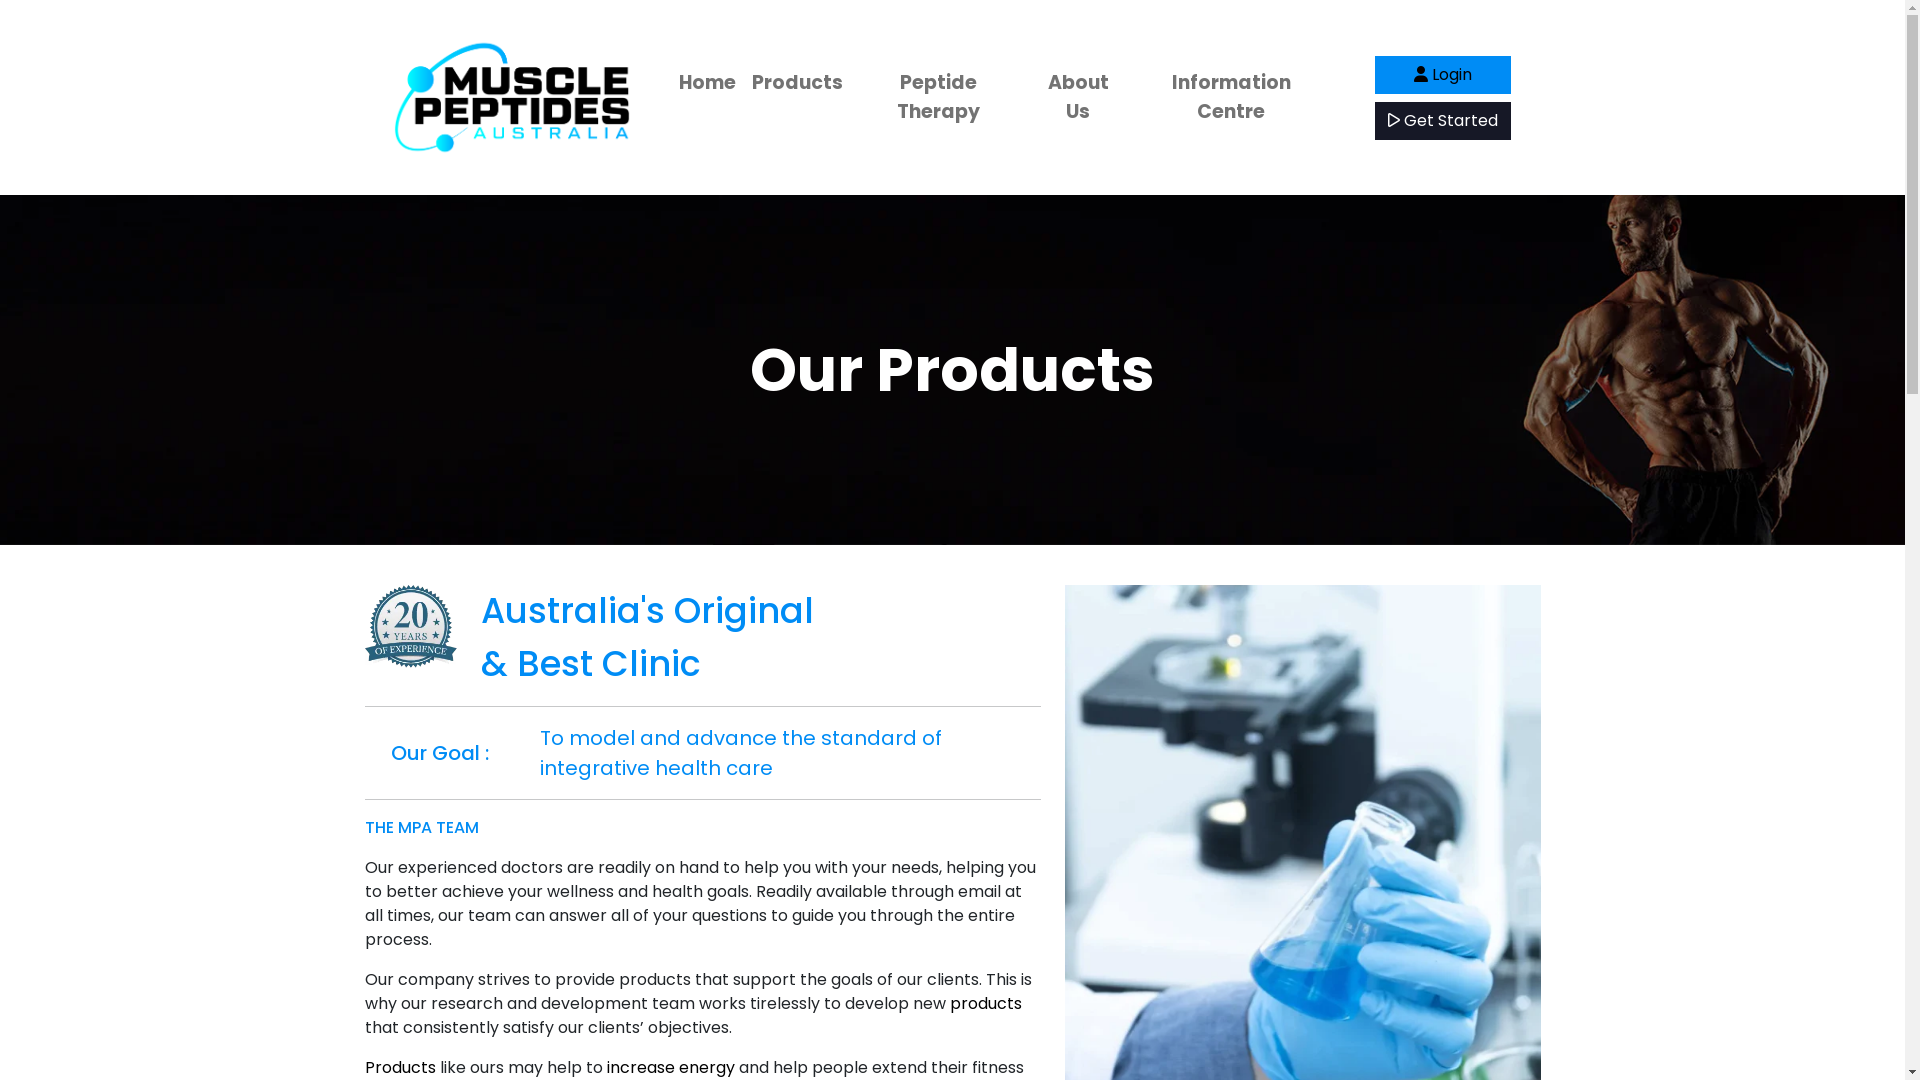  Describe the element at coordinates (1230, 97) in the screenshot. I see `'Information Centre'` at that location.